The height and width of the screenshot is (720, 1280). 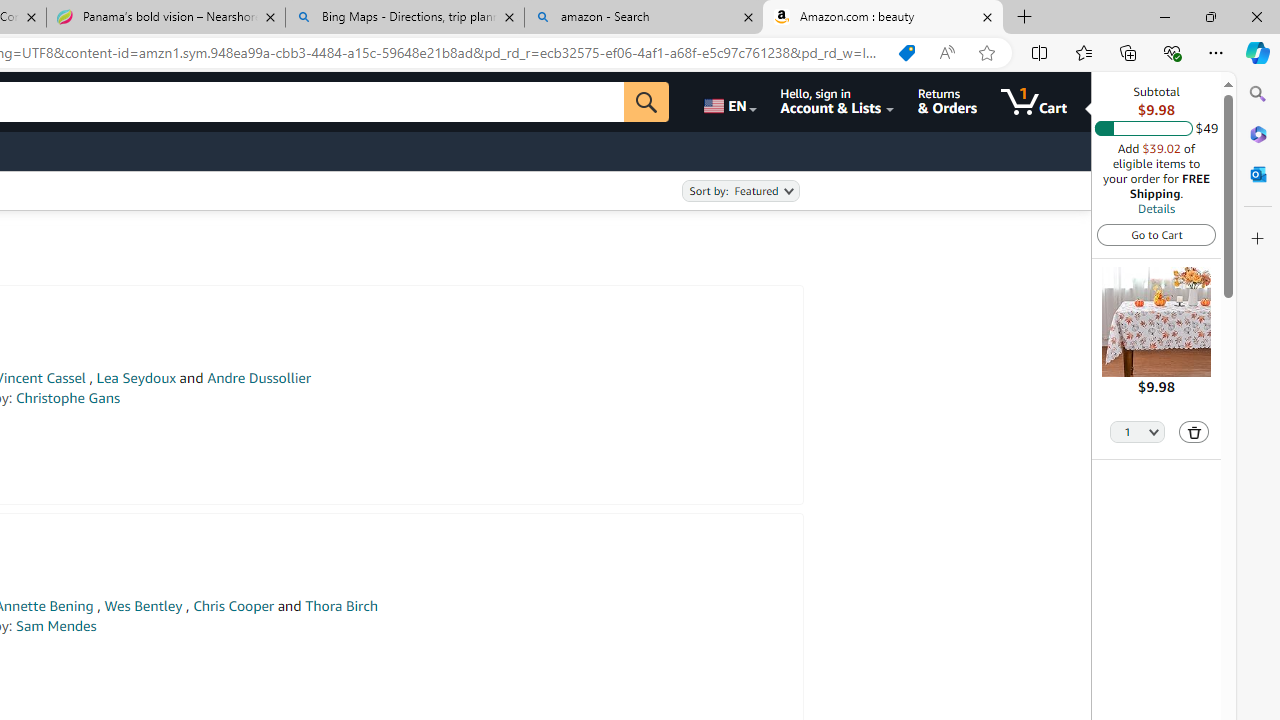 I want to click on 'Christophe Gans', so click(x=67, y=398).